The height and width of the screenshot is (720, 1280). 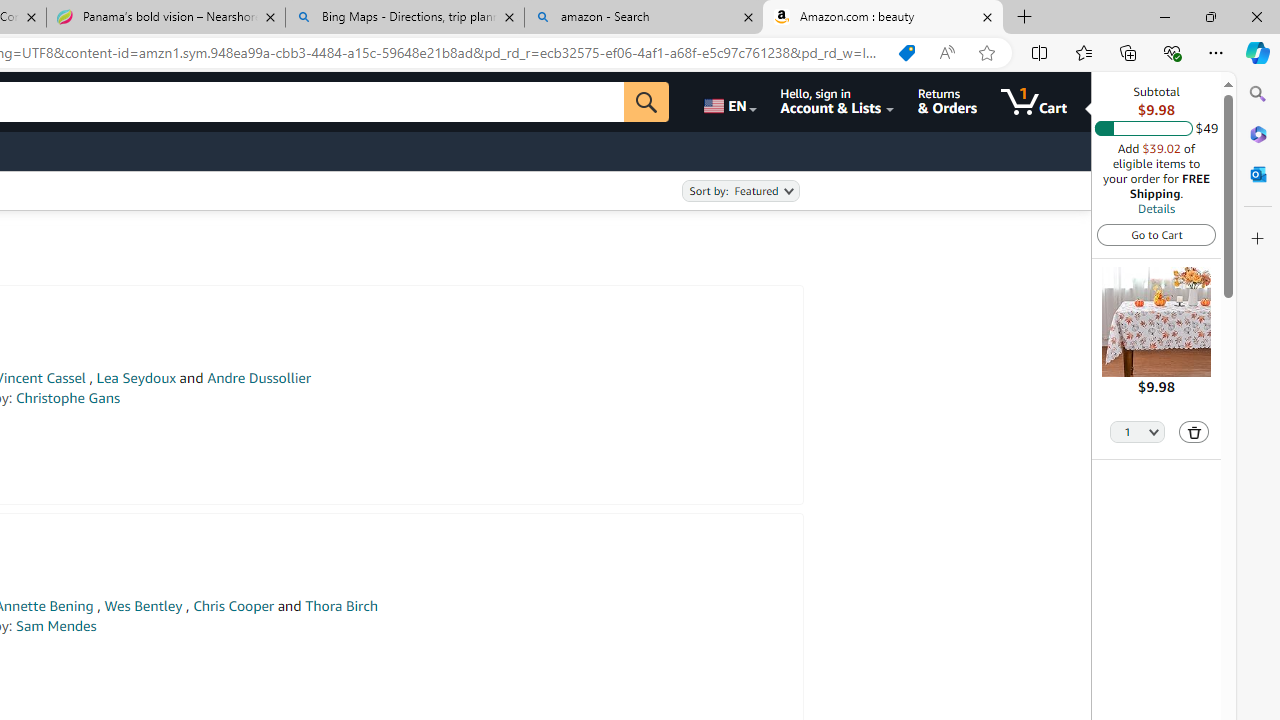 I want to click on 'Christophe Gans', so click(x=67, y=398).